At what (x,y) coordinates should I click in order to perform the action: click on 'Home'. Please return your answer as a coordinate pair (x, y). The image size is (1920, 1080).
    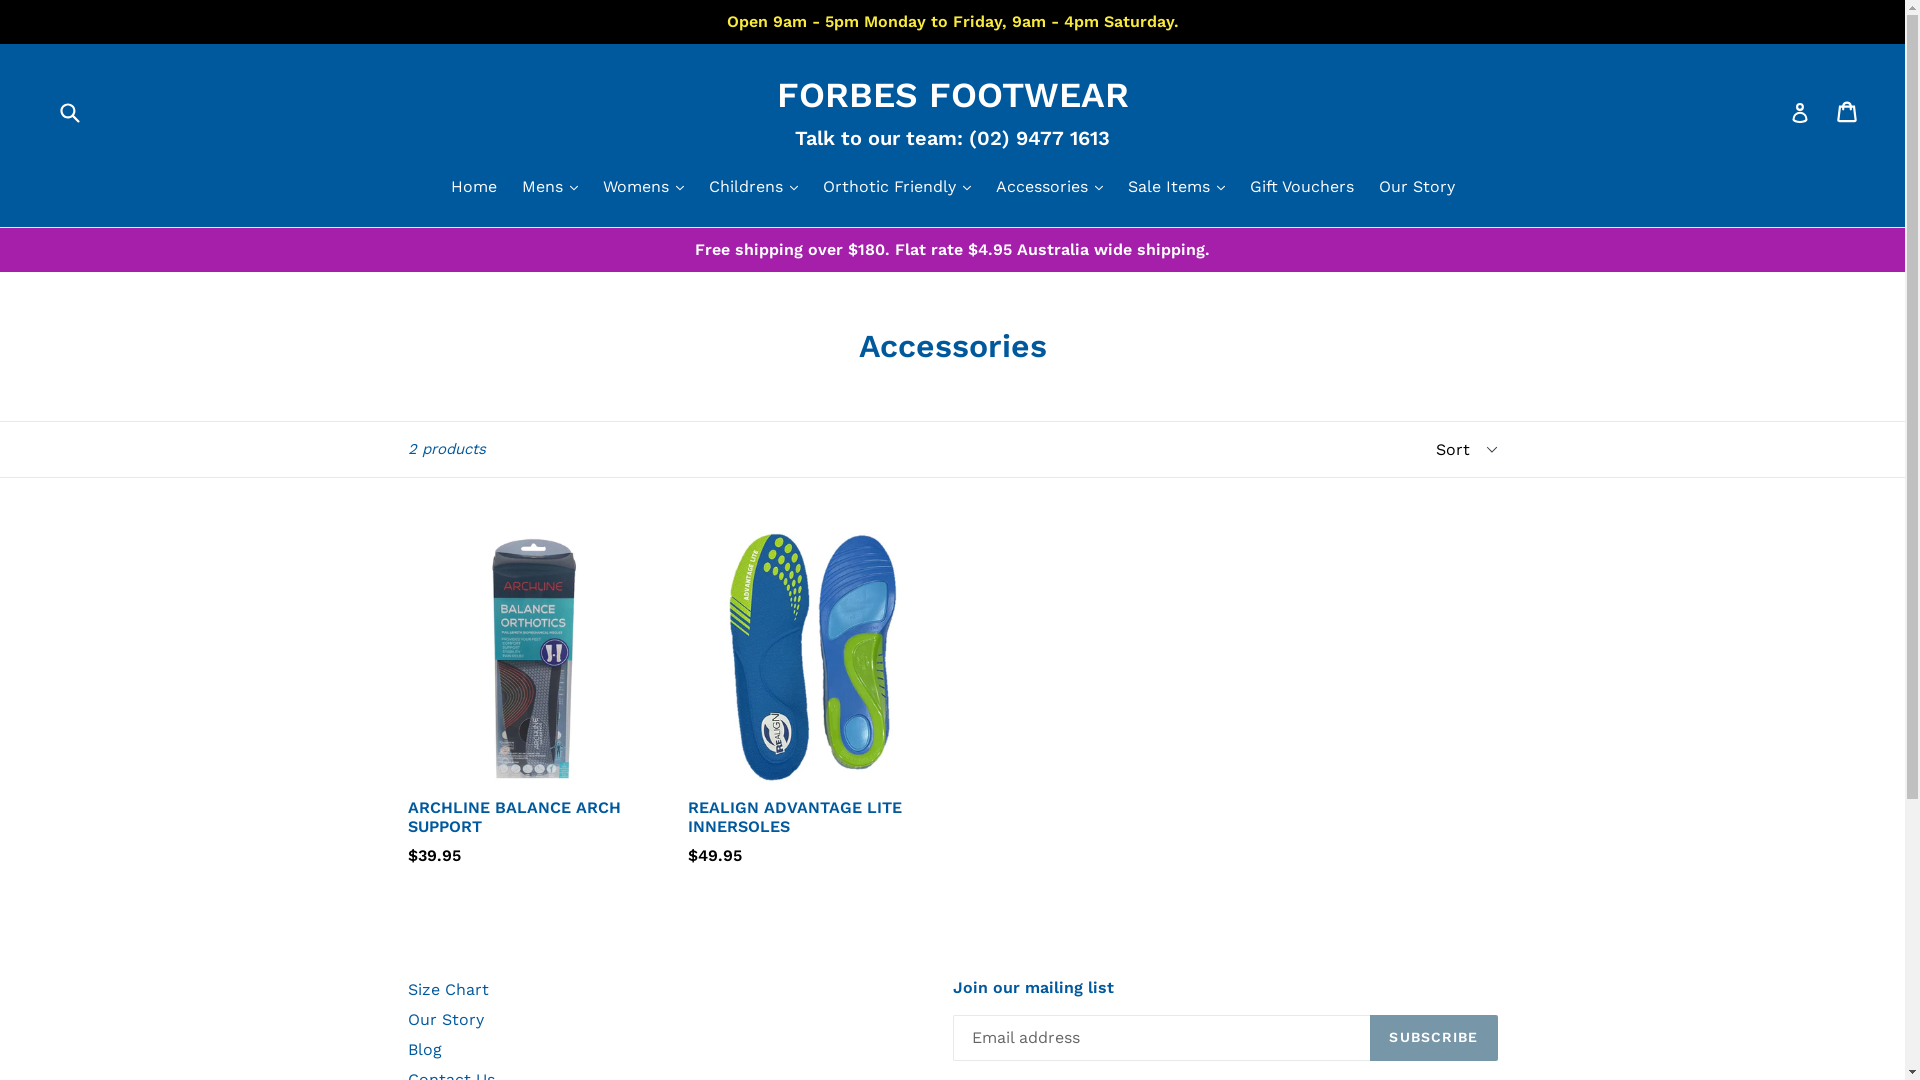
    Looking at the image, I should click on (439, 188).